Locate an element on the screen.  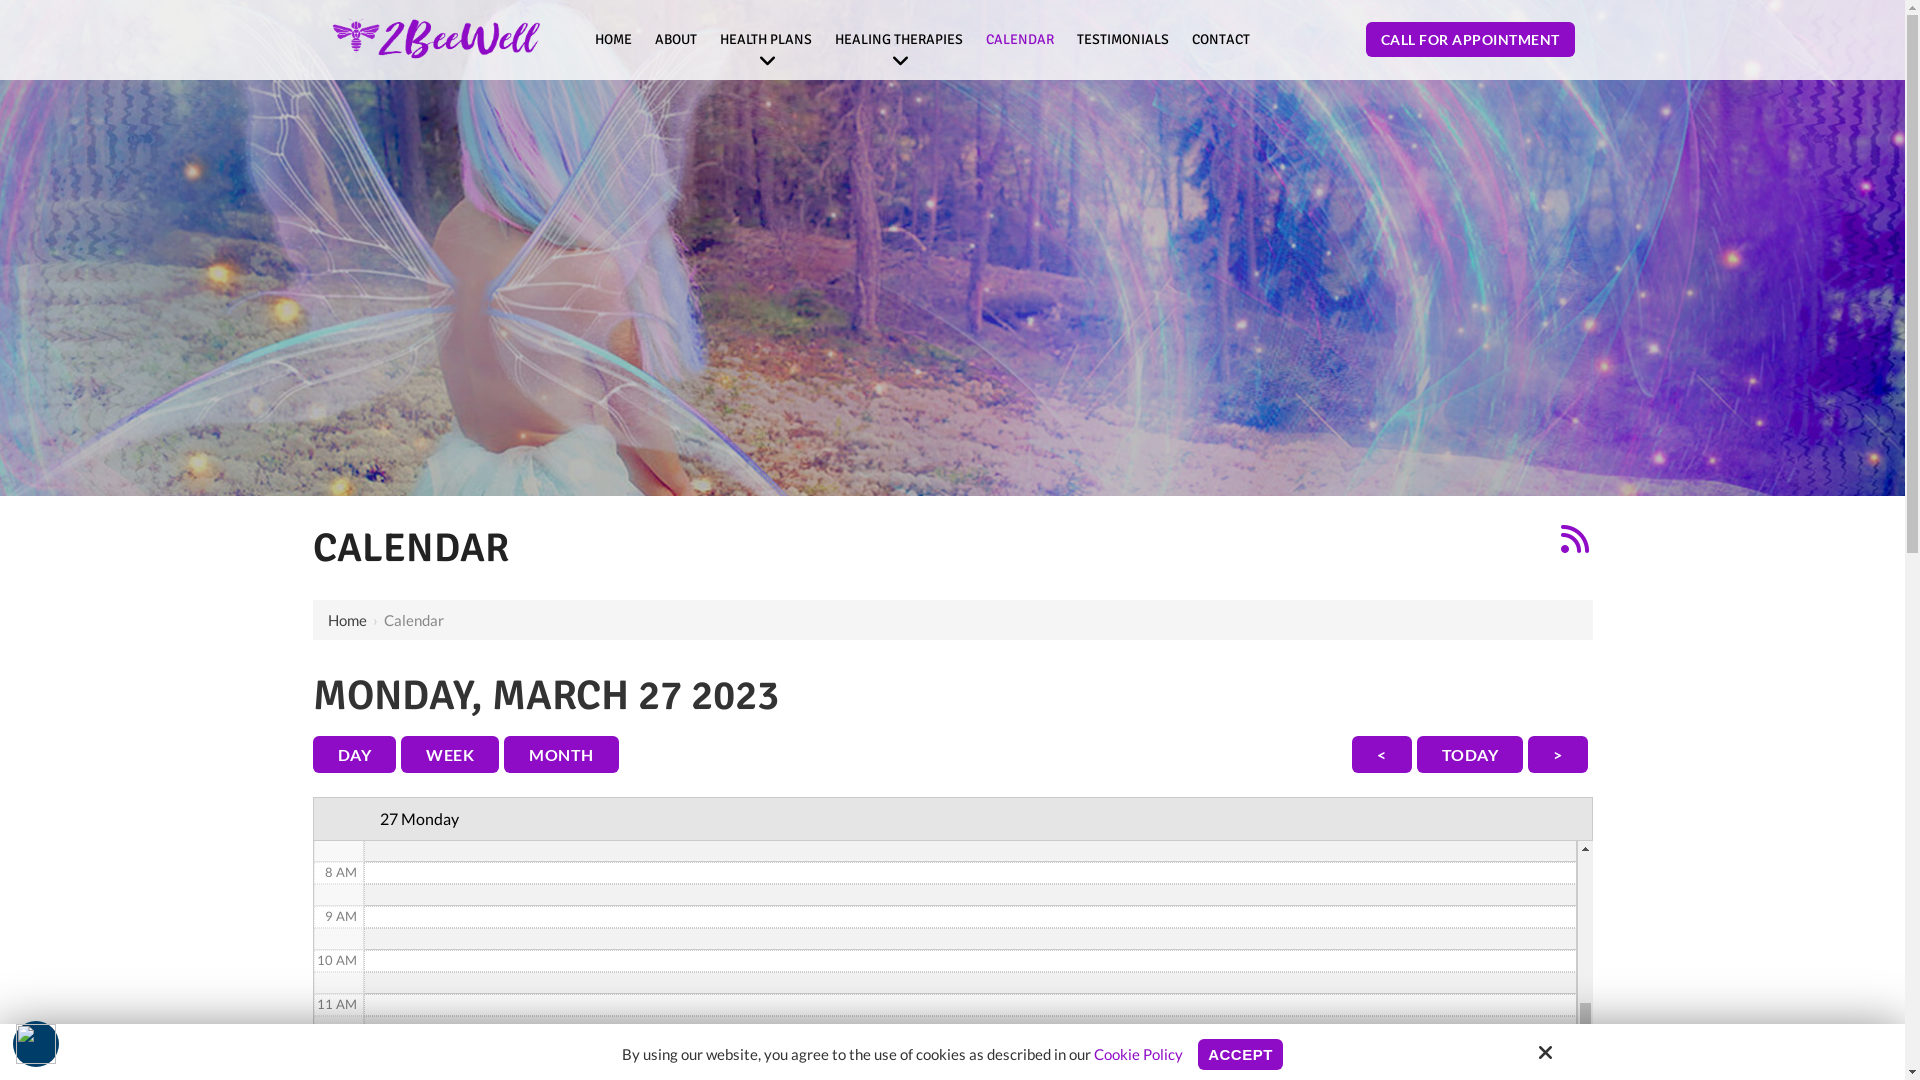
'WEEK' is located at coordinates (449, 754).